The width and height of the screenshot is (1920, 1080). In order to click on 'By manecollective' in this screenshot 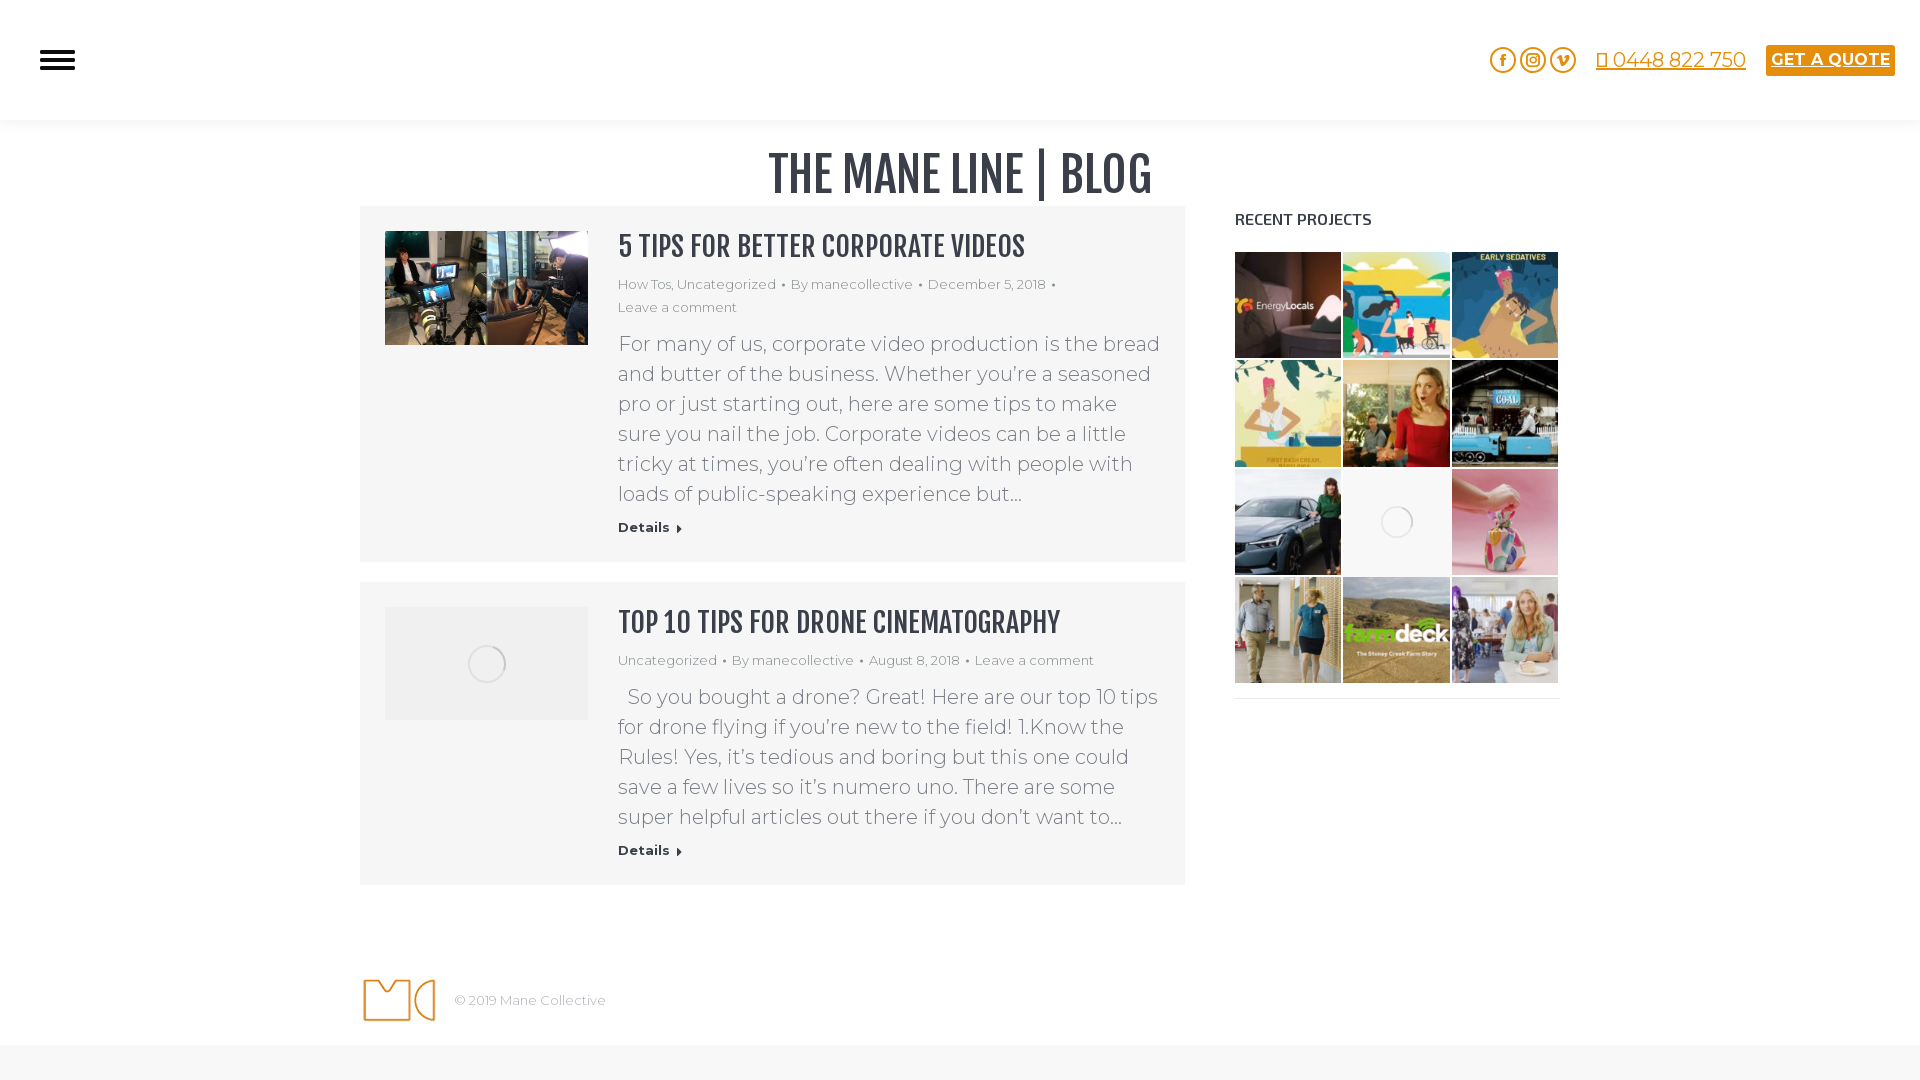, I will do `click(730, 660)`.